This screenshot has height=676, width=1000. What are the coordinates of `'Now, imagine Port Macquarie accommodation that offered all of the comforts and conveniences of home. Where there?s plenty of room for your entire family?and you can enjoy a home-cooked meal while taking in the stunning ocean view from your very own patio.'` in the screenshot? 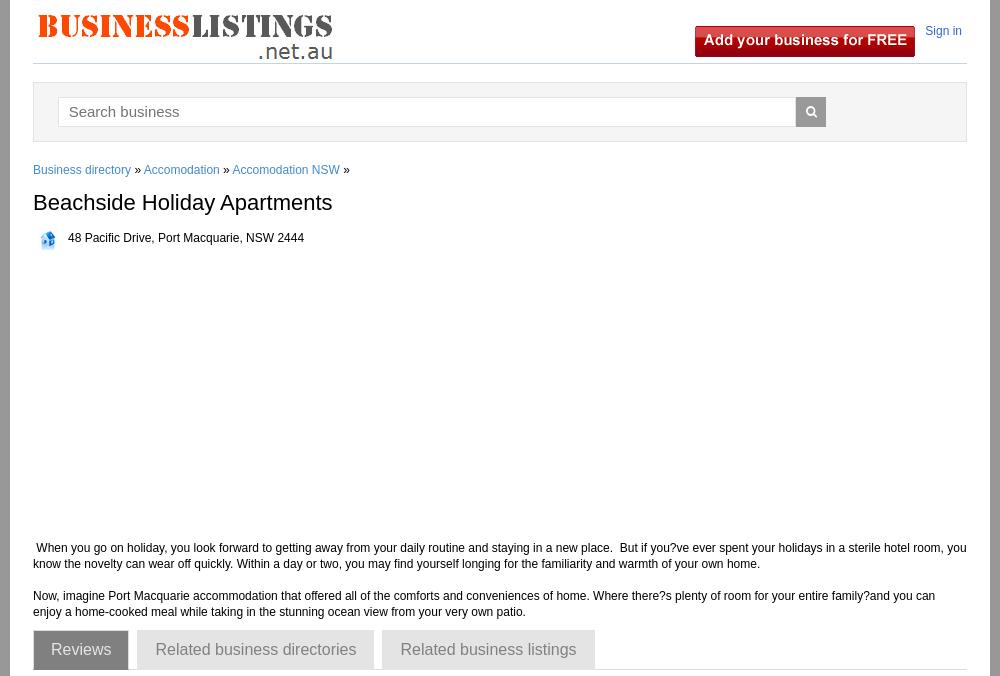 It's located at (483, 604).